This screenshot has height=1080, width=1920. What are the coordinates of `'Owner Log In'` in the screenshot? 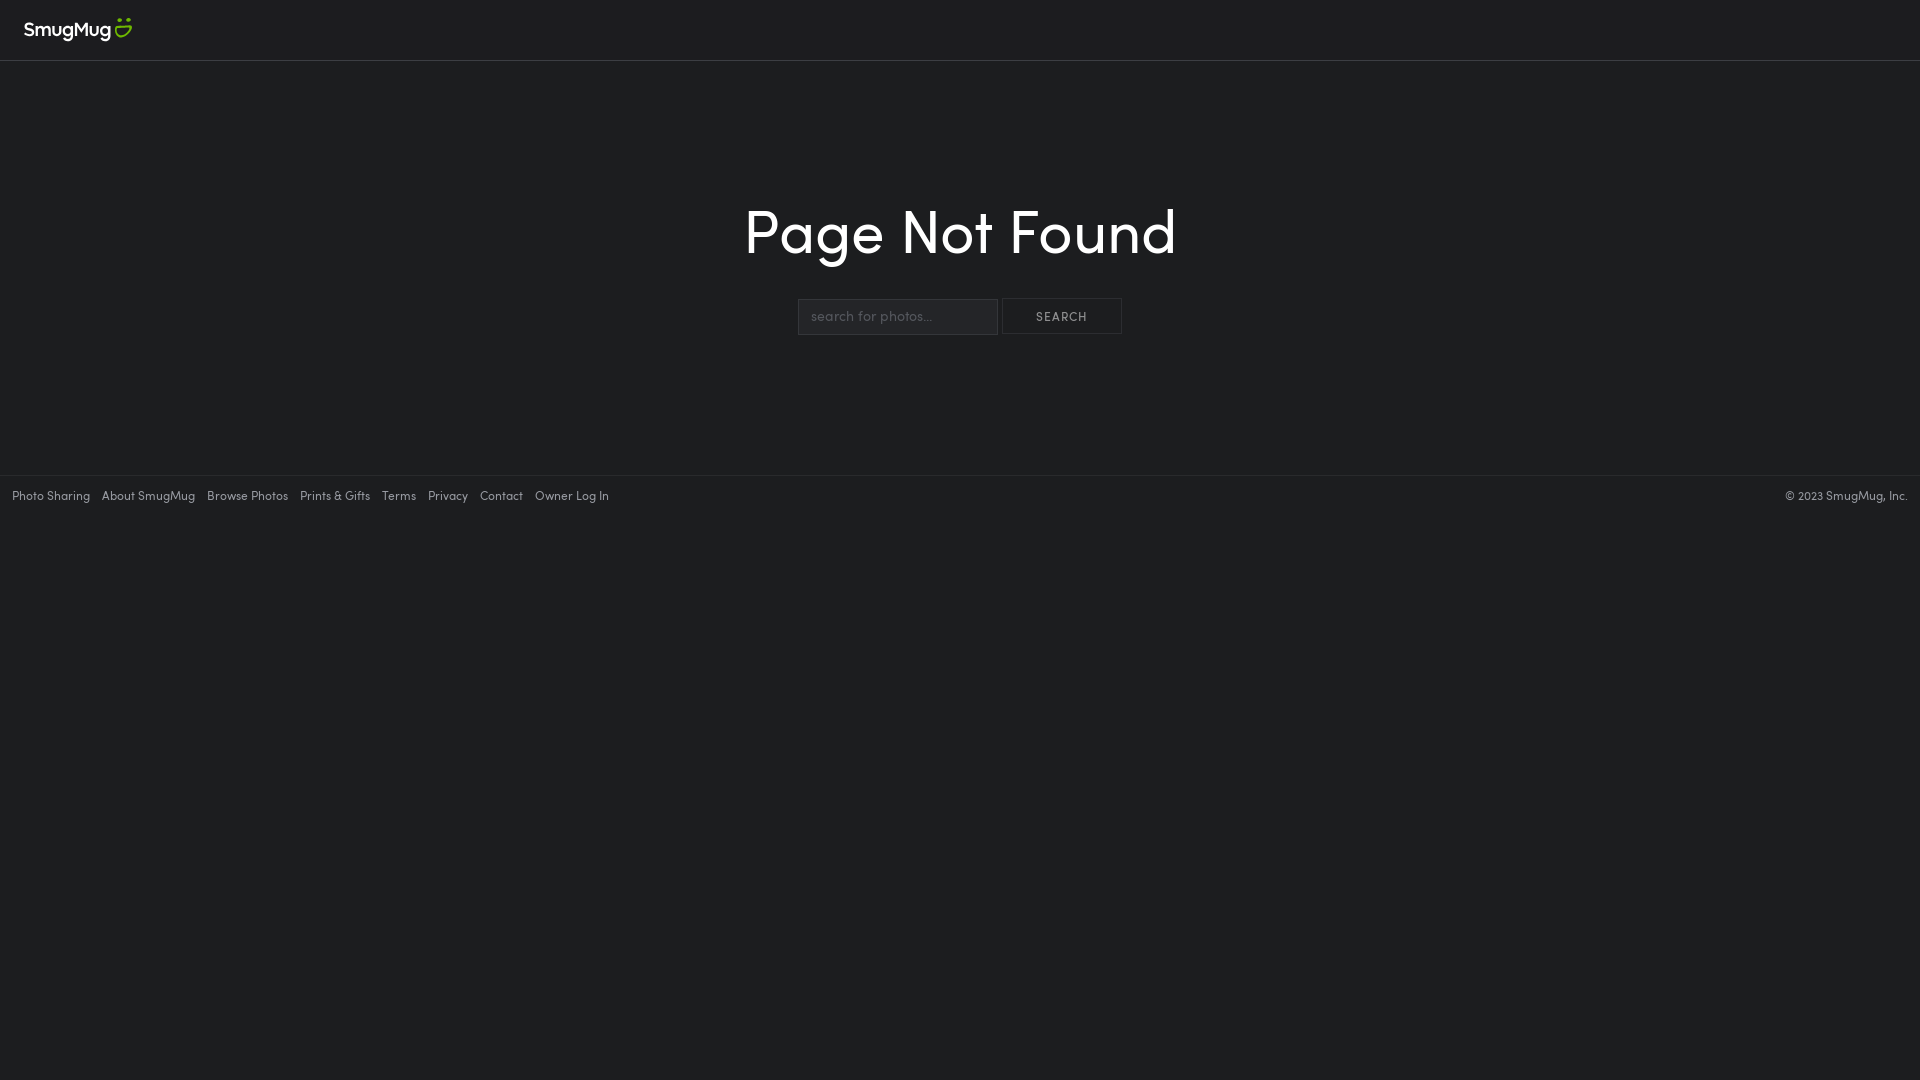 It's located at (570, 494).